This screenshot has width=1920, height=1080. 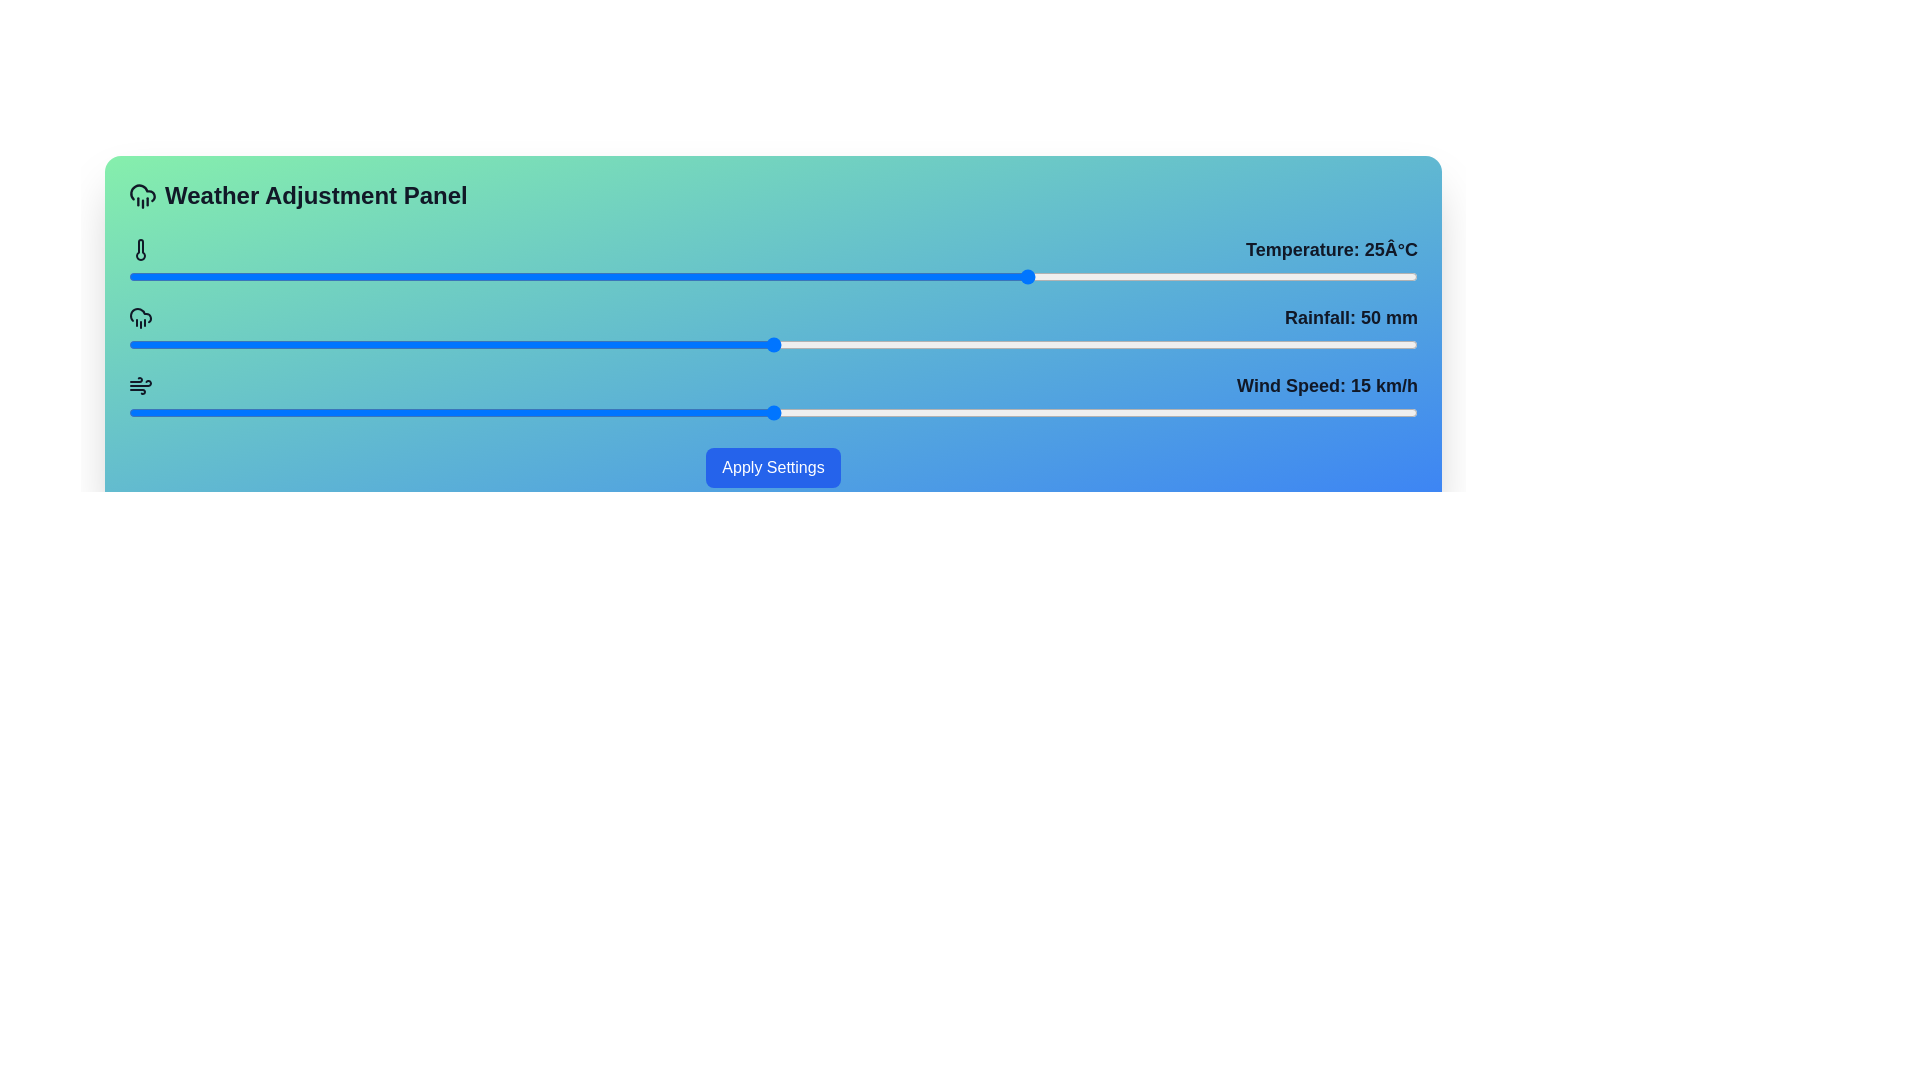 What do you see at coordinates (139, 316) in the screenshot?
I see `the Decorative icon representing rainfall, located to the left of the 'Rainfall: 50 mm' label` at bounding box center [139, 316].